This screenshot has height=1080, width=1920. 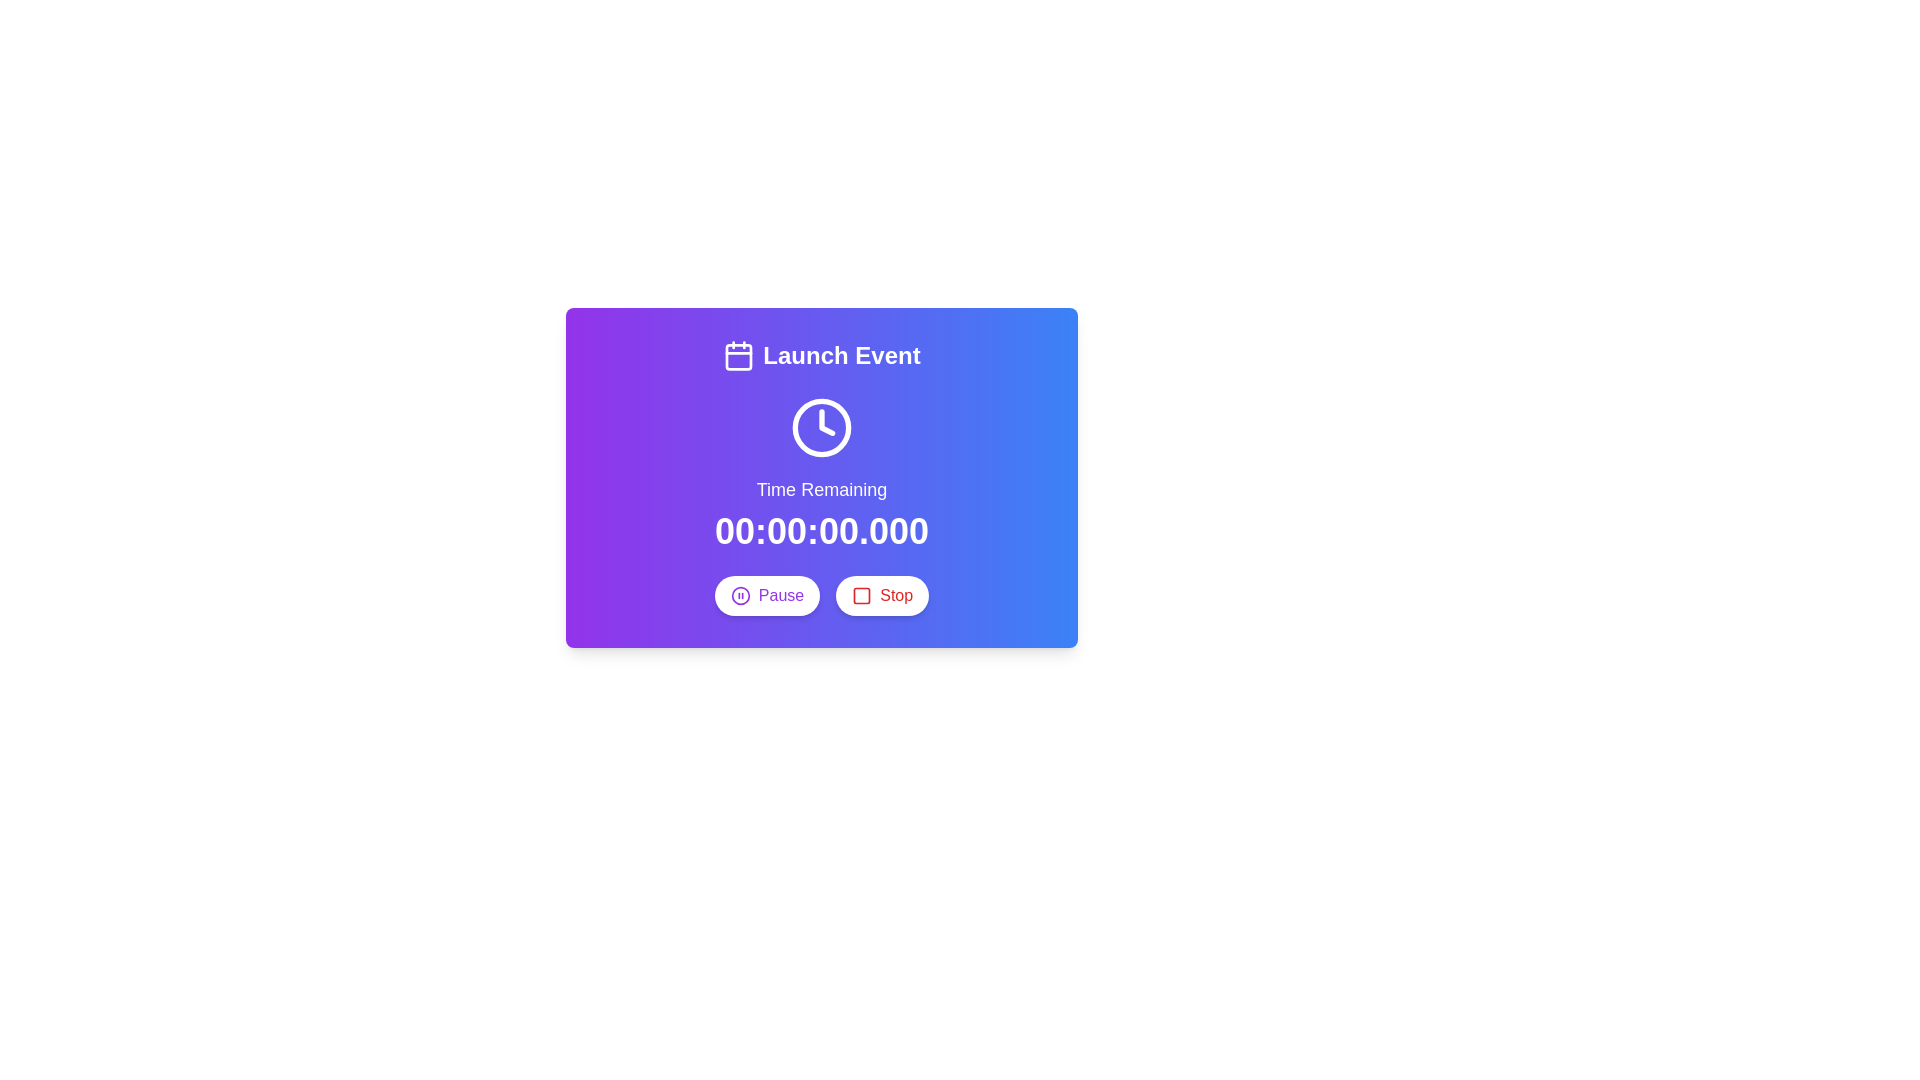 I want to click on the static countdown timer display located at the central lower part of the card, following the subtitle 'Time Remaining' and a clock icon, so click(x=821, y=531).